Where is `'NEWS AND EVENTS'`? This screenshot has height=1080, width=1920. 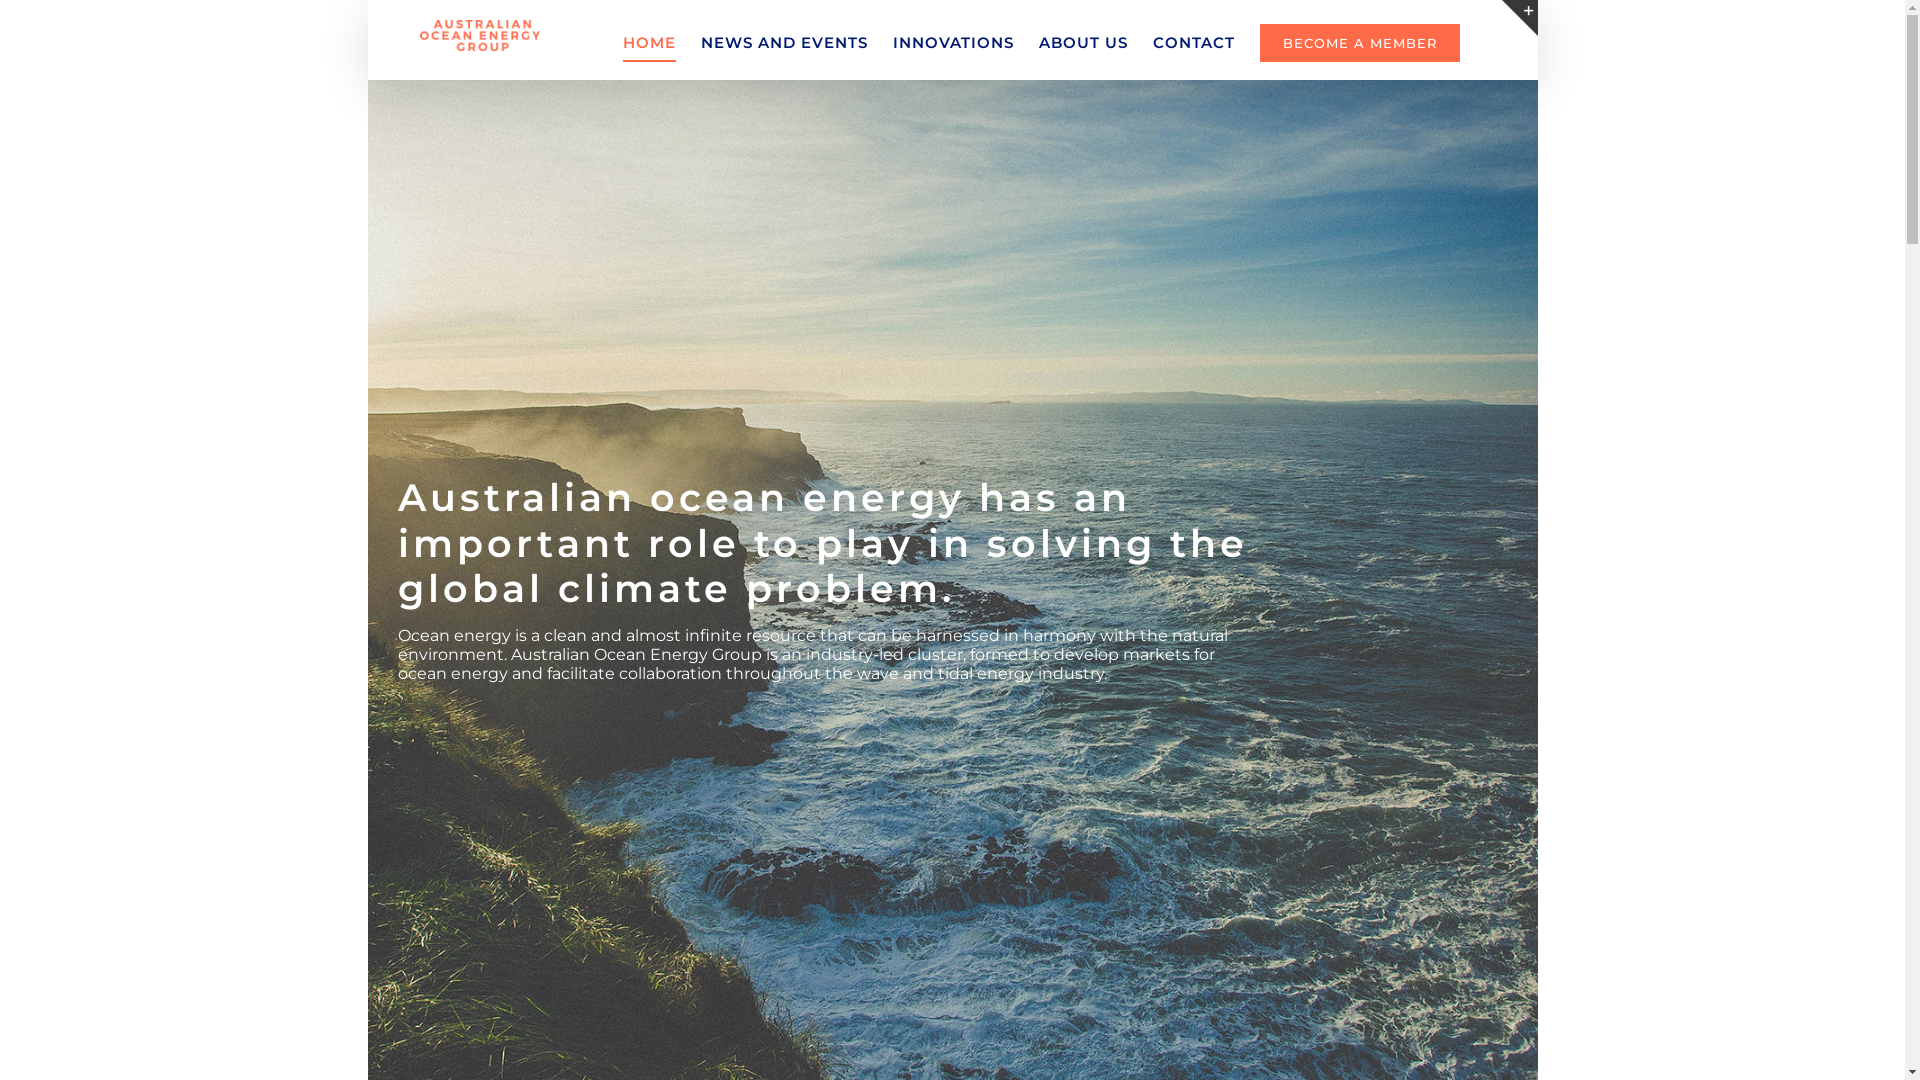
'NEWS AND EVENTS' is located at coordinates (700, 42).